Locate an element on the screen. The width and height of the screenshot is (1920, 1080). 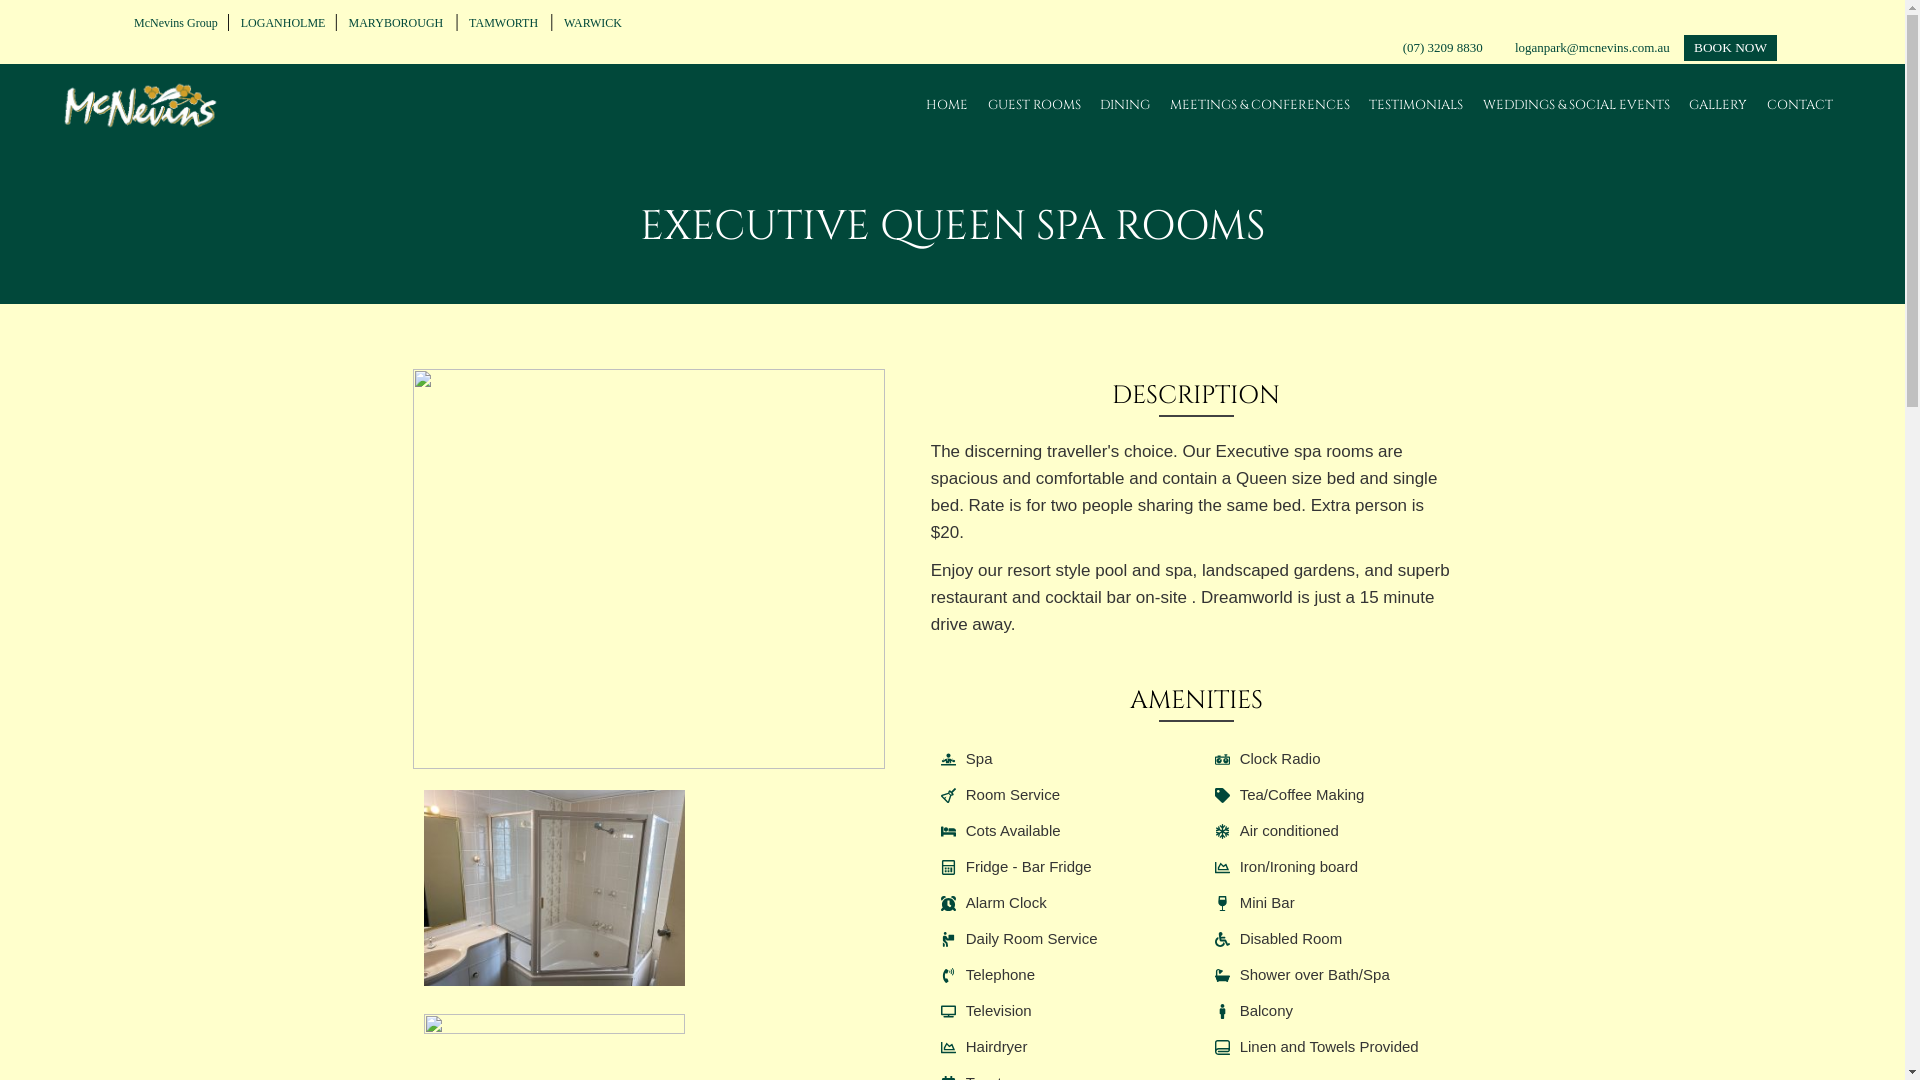
'WEDDINGS & SOCIAL EVENTS' is located at coordinates (1575, 104).